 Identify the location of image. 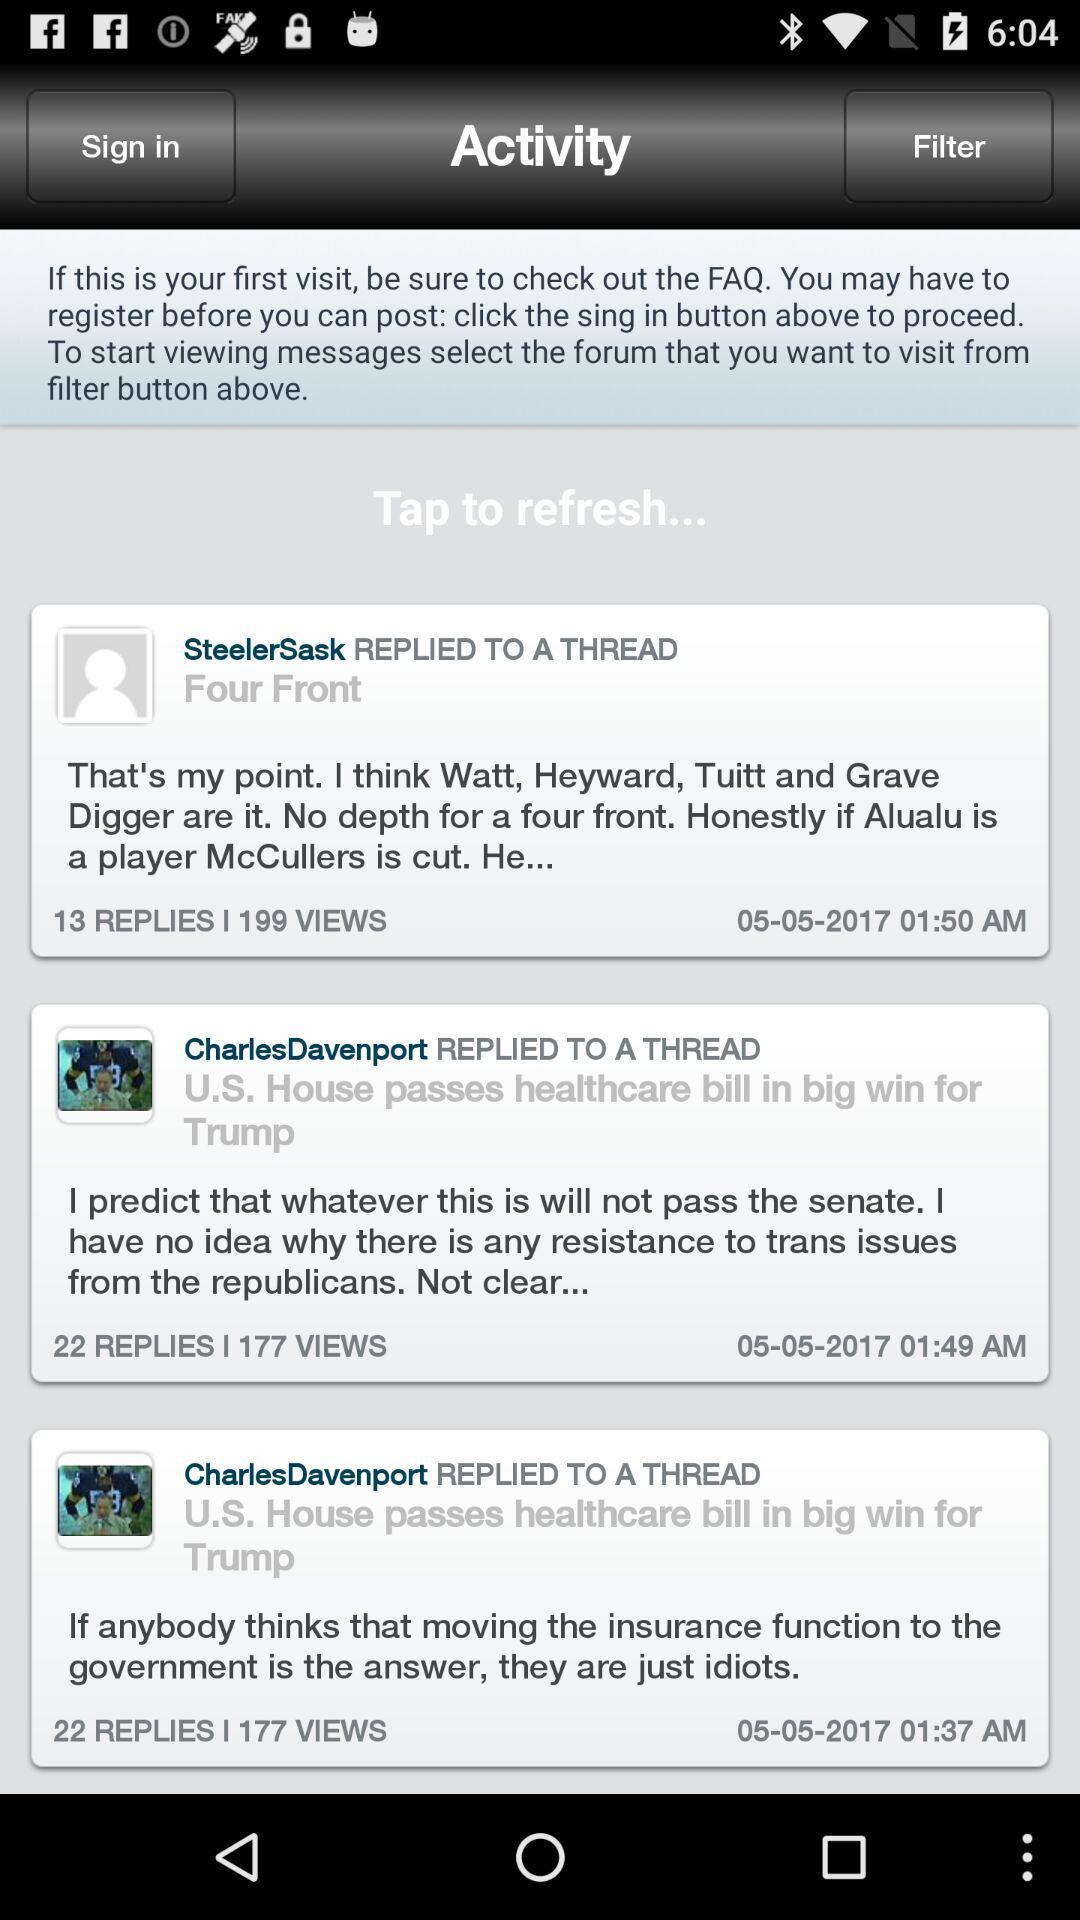
(104, 1500).